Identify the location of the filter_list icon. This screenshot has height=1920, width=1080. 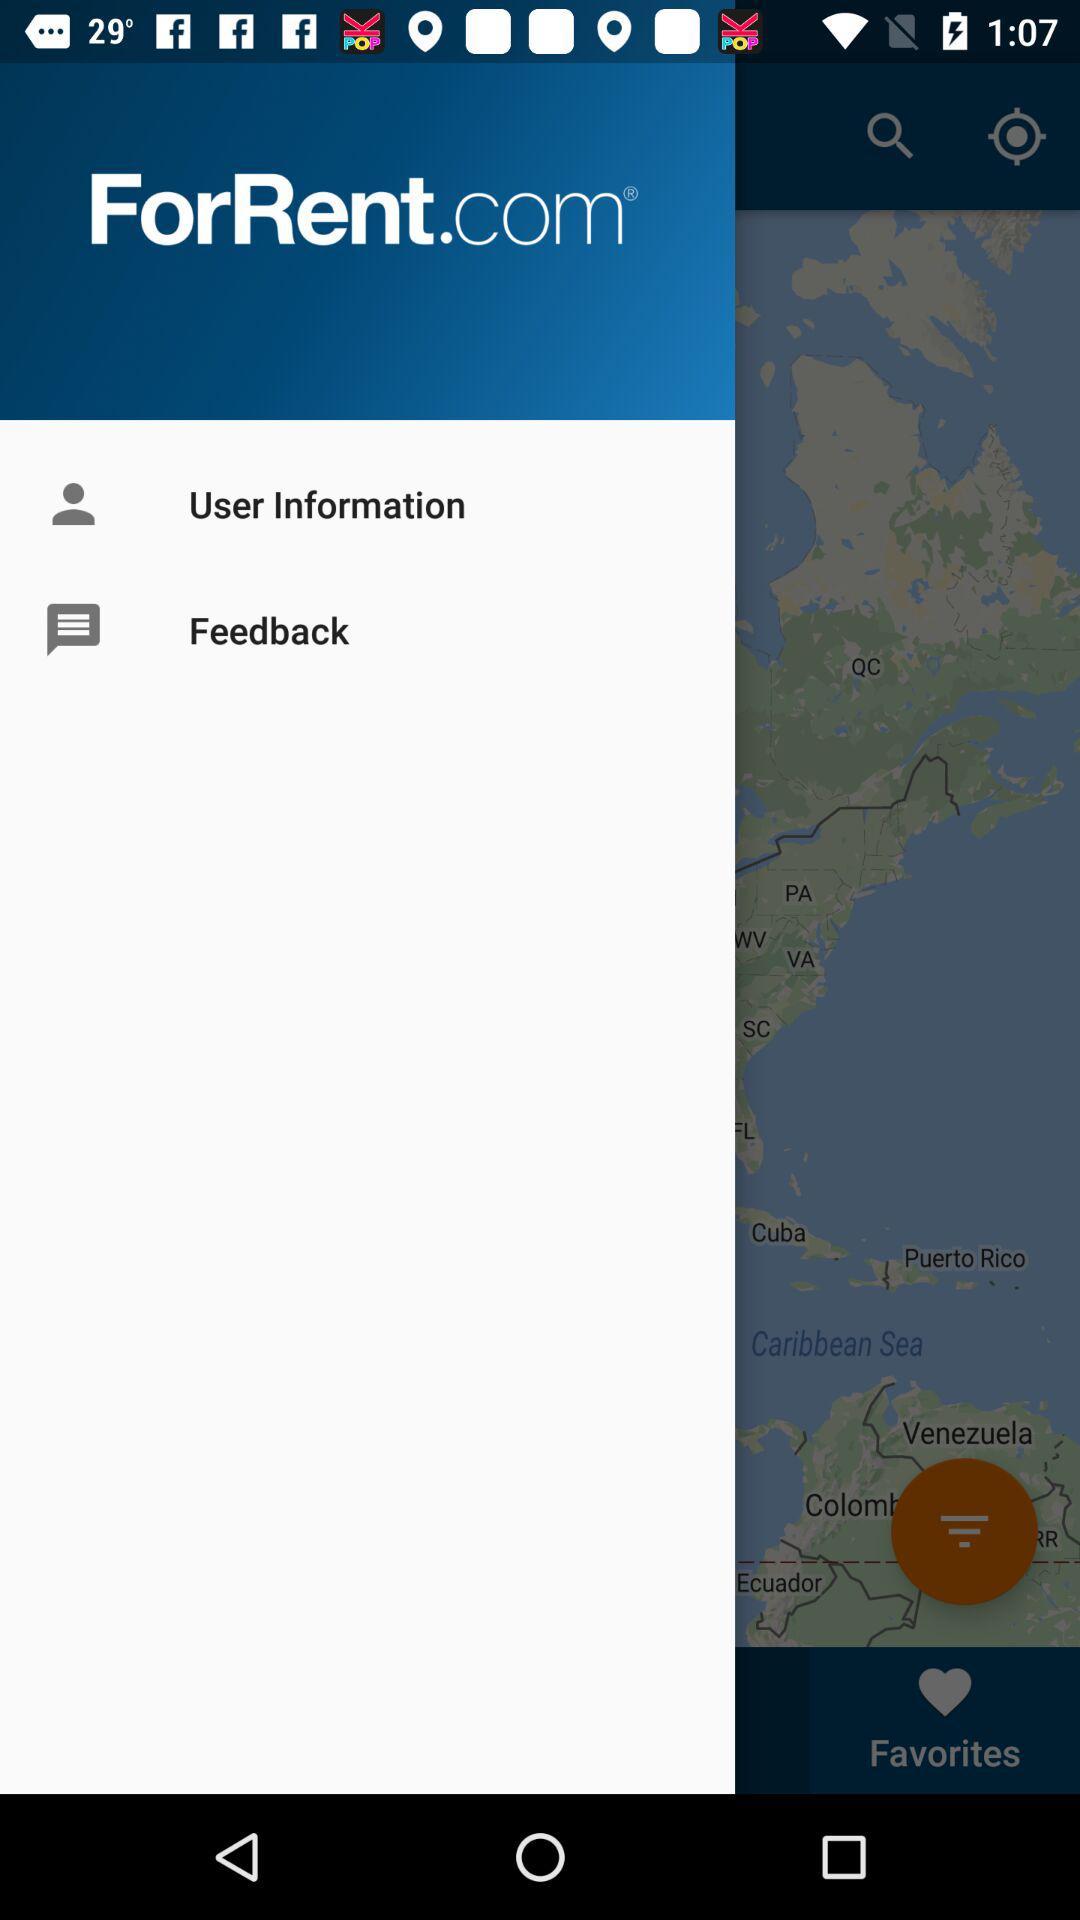
(963, 1530).